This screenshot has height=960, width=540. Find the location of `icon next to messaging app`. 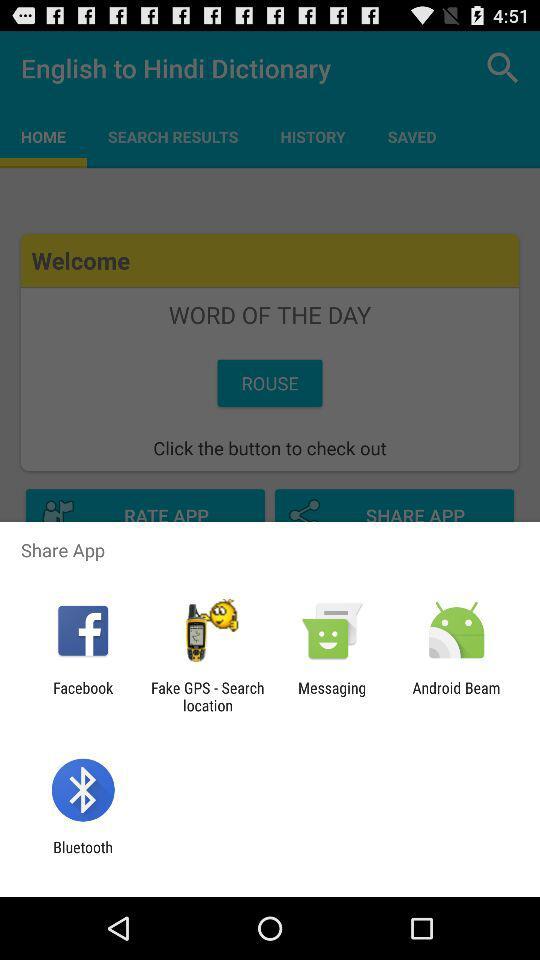

icon next to messaging app is located at coordinates (456, 696).